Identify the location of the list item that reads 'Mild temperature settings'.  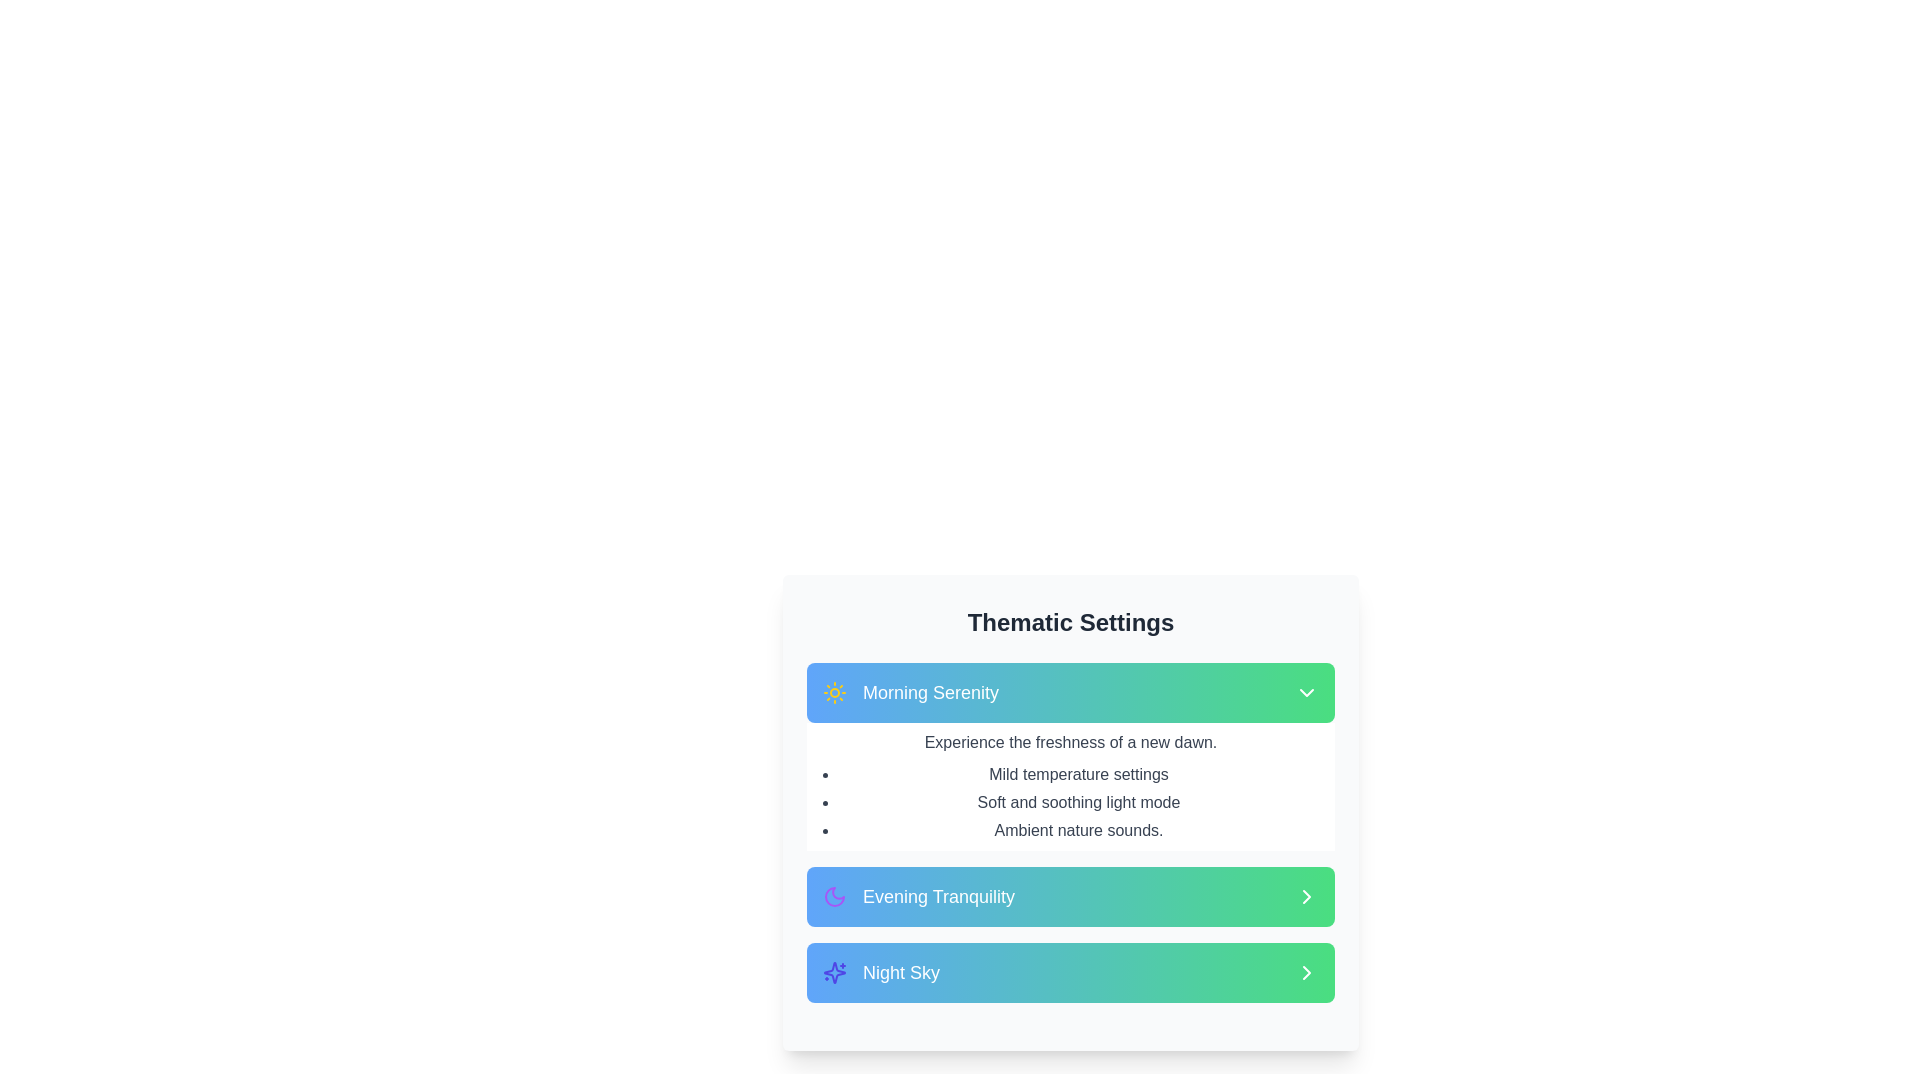
(1078, 774).